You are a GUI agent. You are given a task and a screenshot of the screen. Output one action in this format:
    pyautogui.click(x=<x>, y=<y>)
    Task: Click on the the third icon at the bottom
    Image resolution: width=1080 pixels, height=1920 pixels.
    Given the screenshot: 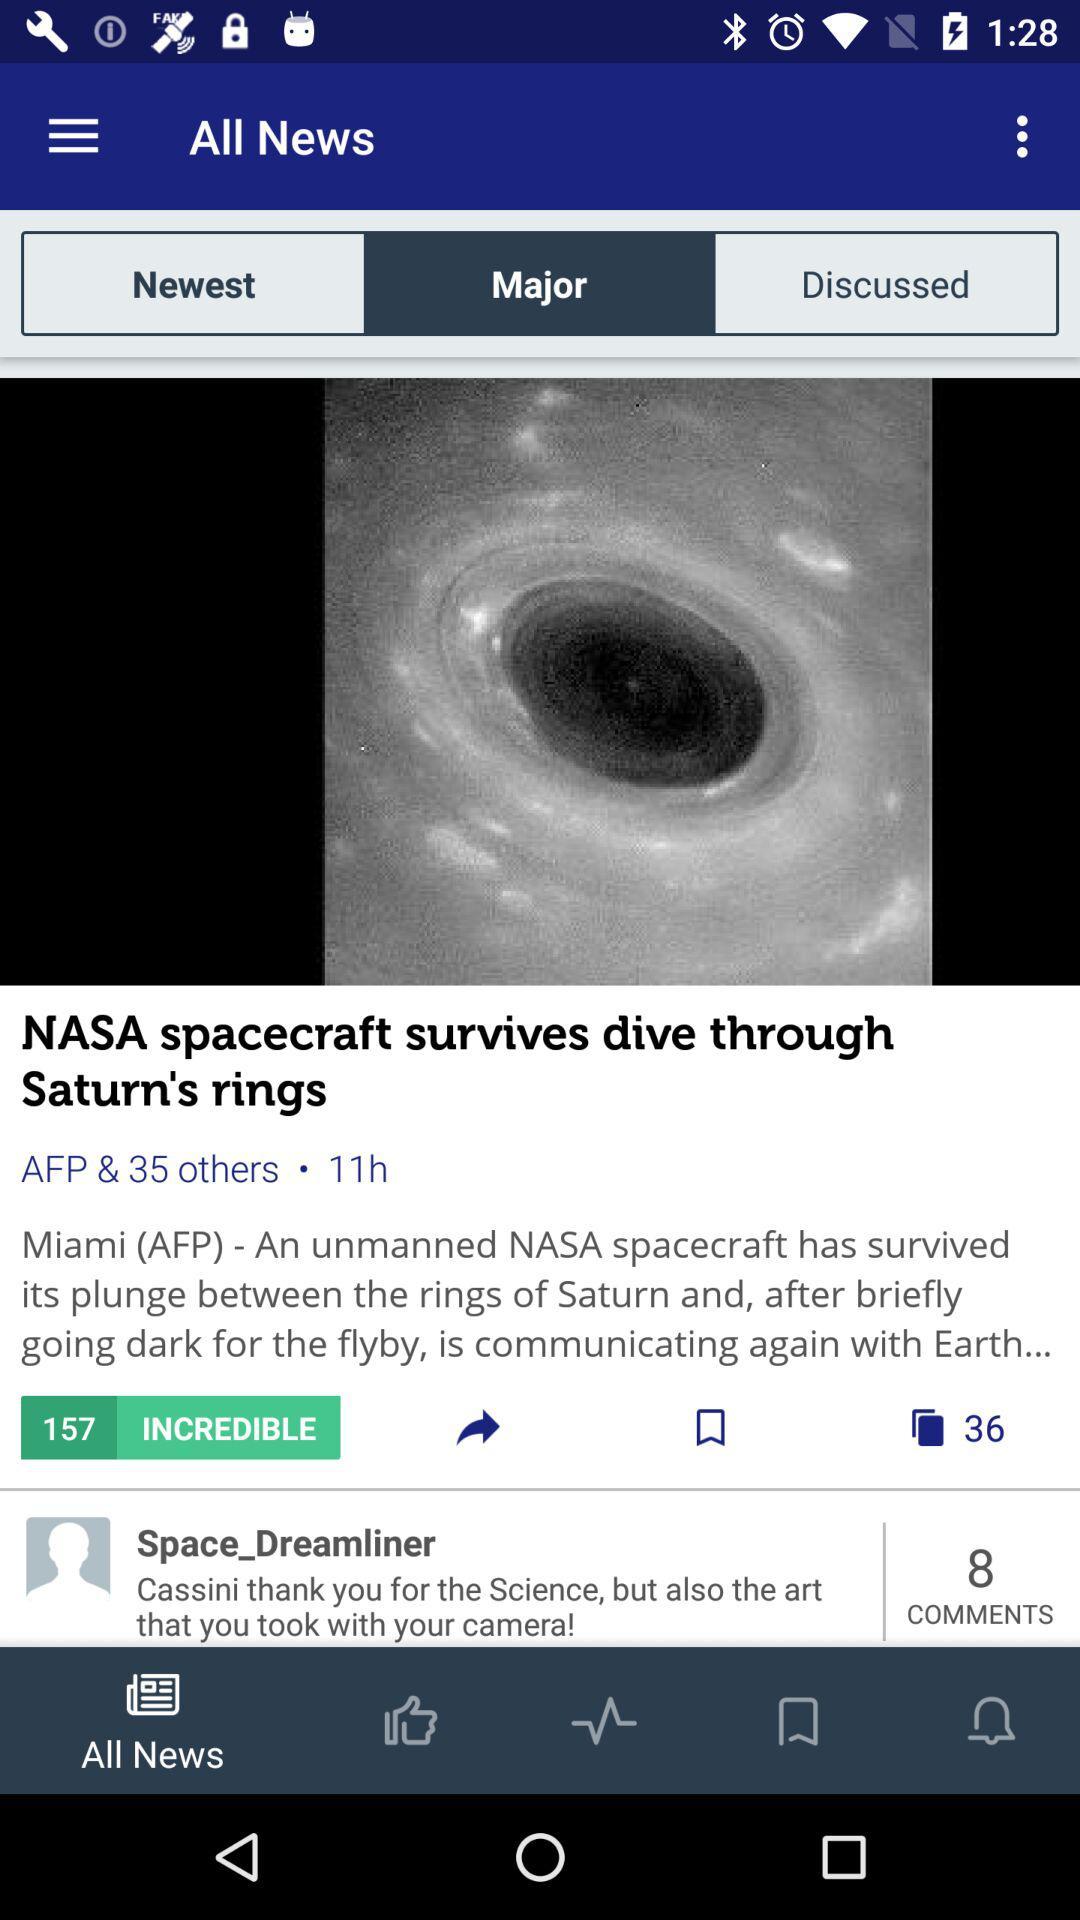 What is the action you would take?
    pyautogui.click(x=603, y=1698)
    